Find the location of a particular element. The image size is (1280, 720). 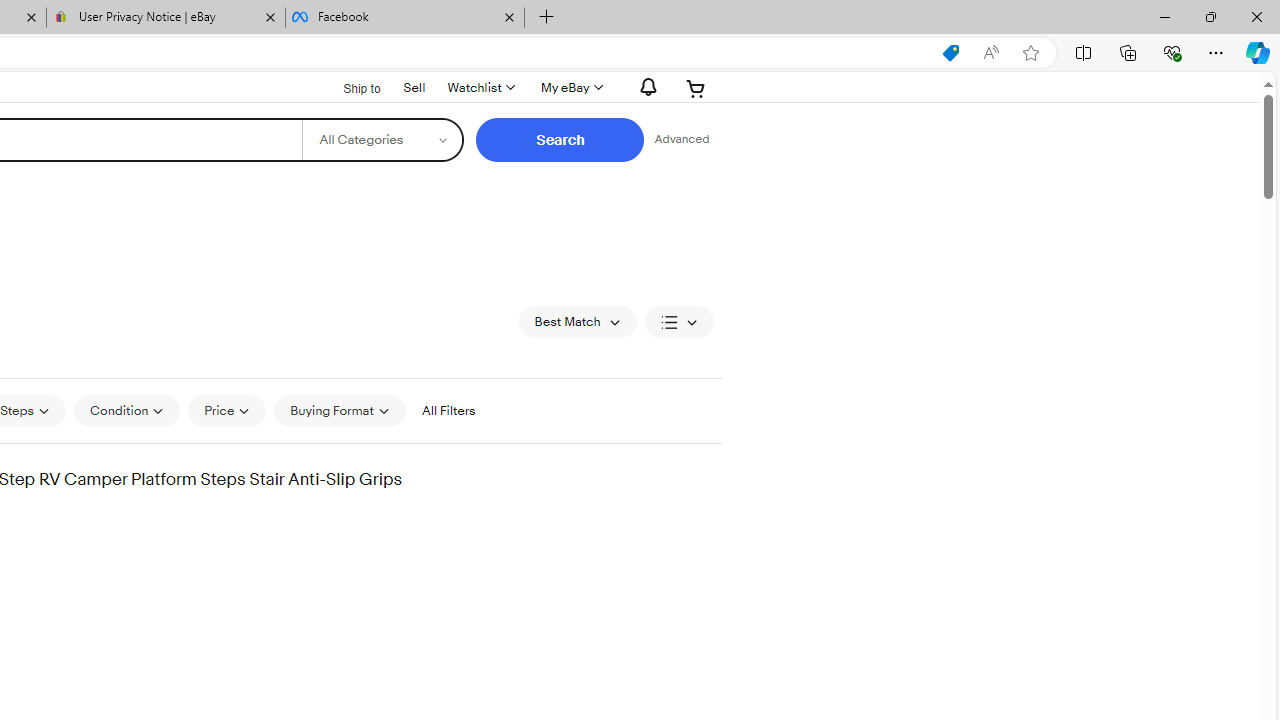

'Facebook' is located at coordinates (403, 17).